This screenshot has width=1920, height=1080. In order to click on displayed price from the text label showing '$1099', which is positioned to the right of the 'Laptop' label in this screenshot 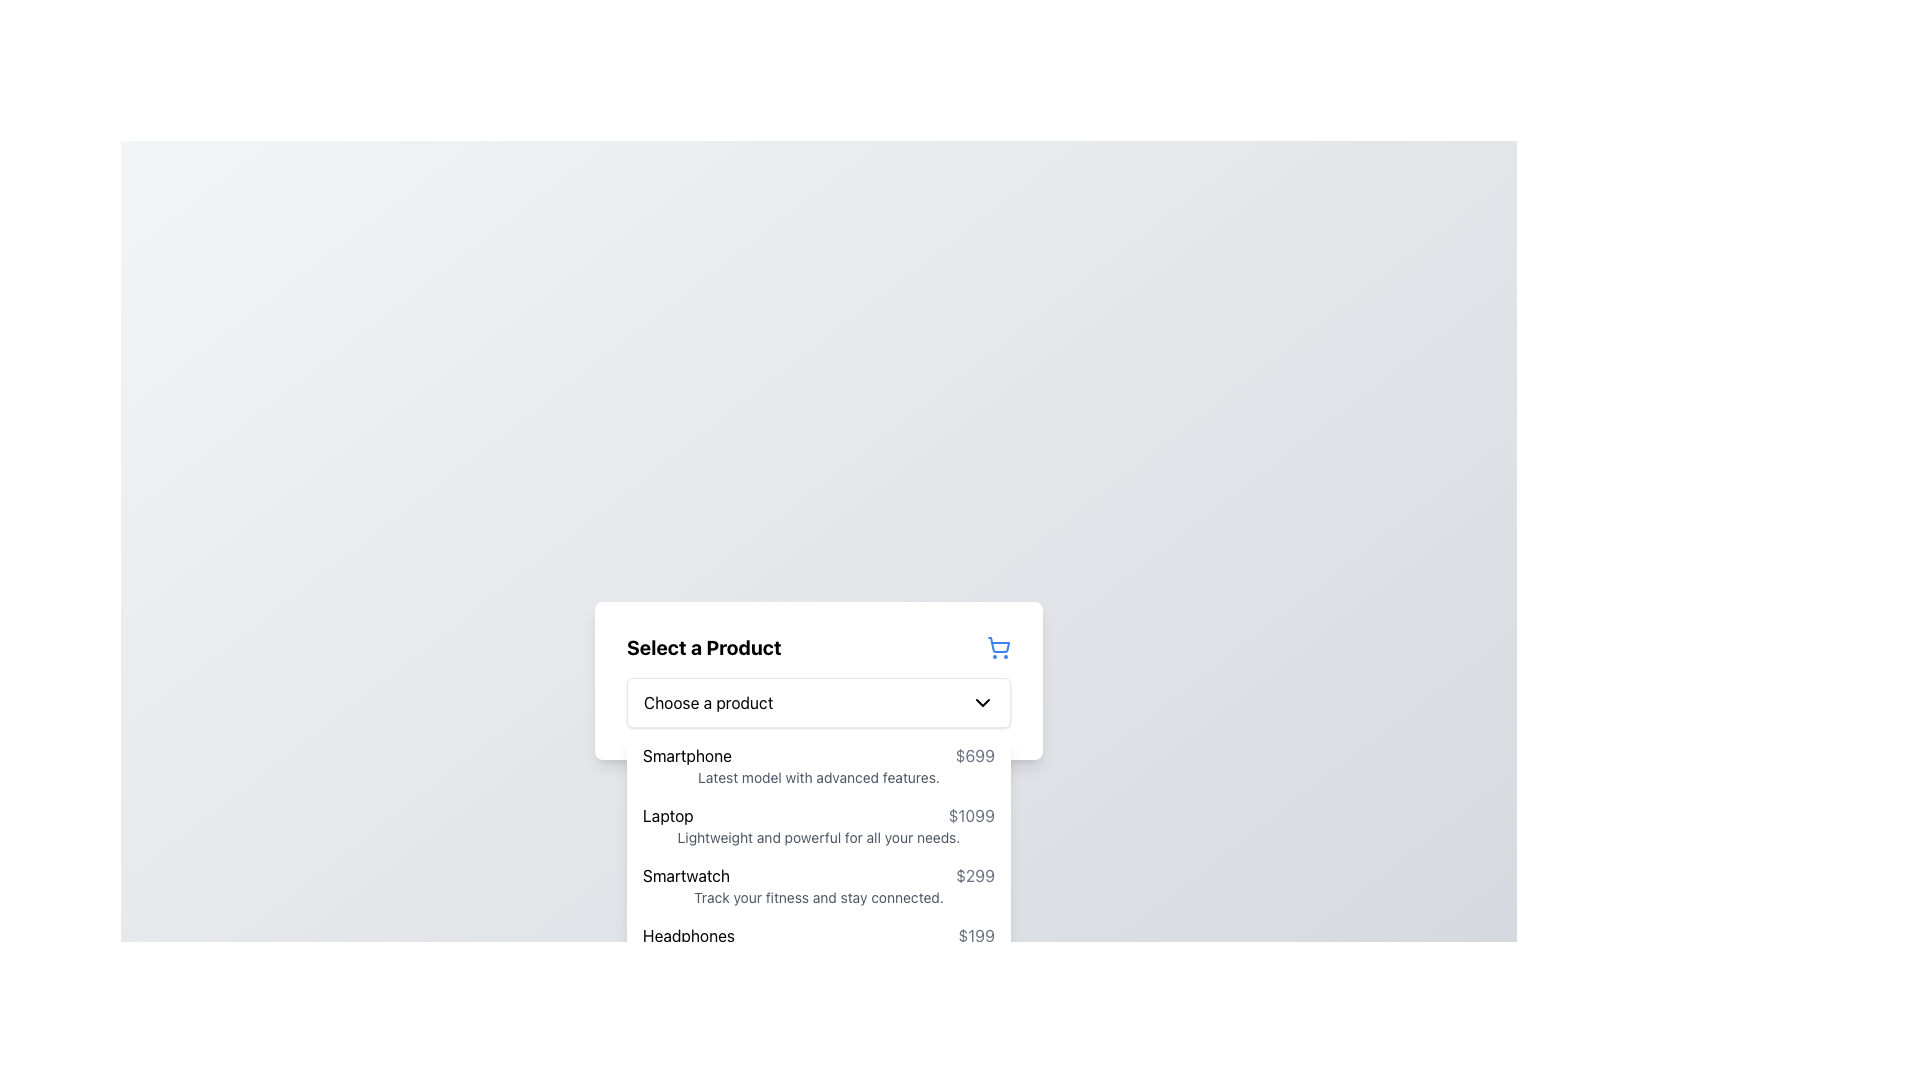, I will do `click(971, 816)`.